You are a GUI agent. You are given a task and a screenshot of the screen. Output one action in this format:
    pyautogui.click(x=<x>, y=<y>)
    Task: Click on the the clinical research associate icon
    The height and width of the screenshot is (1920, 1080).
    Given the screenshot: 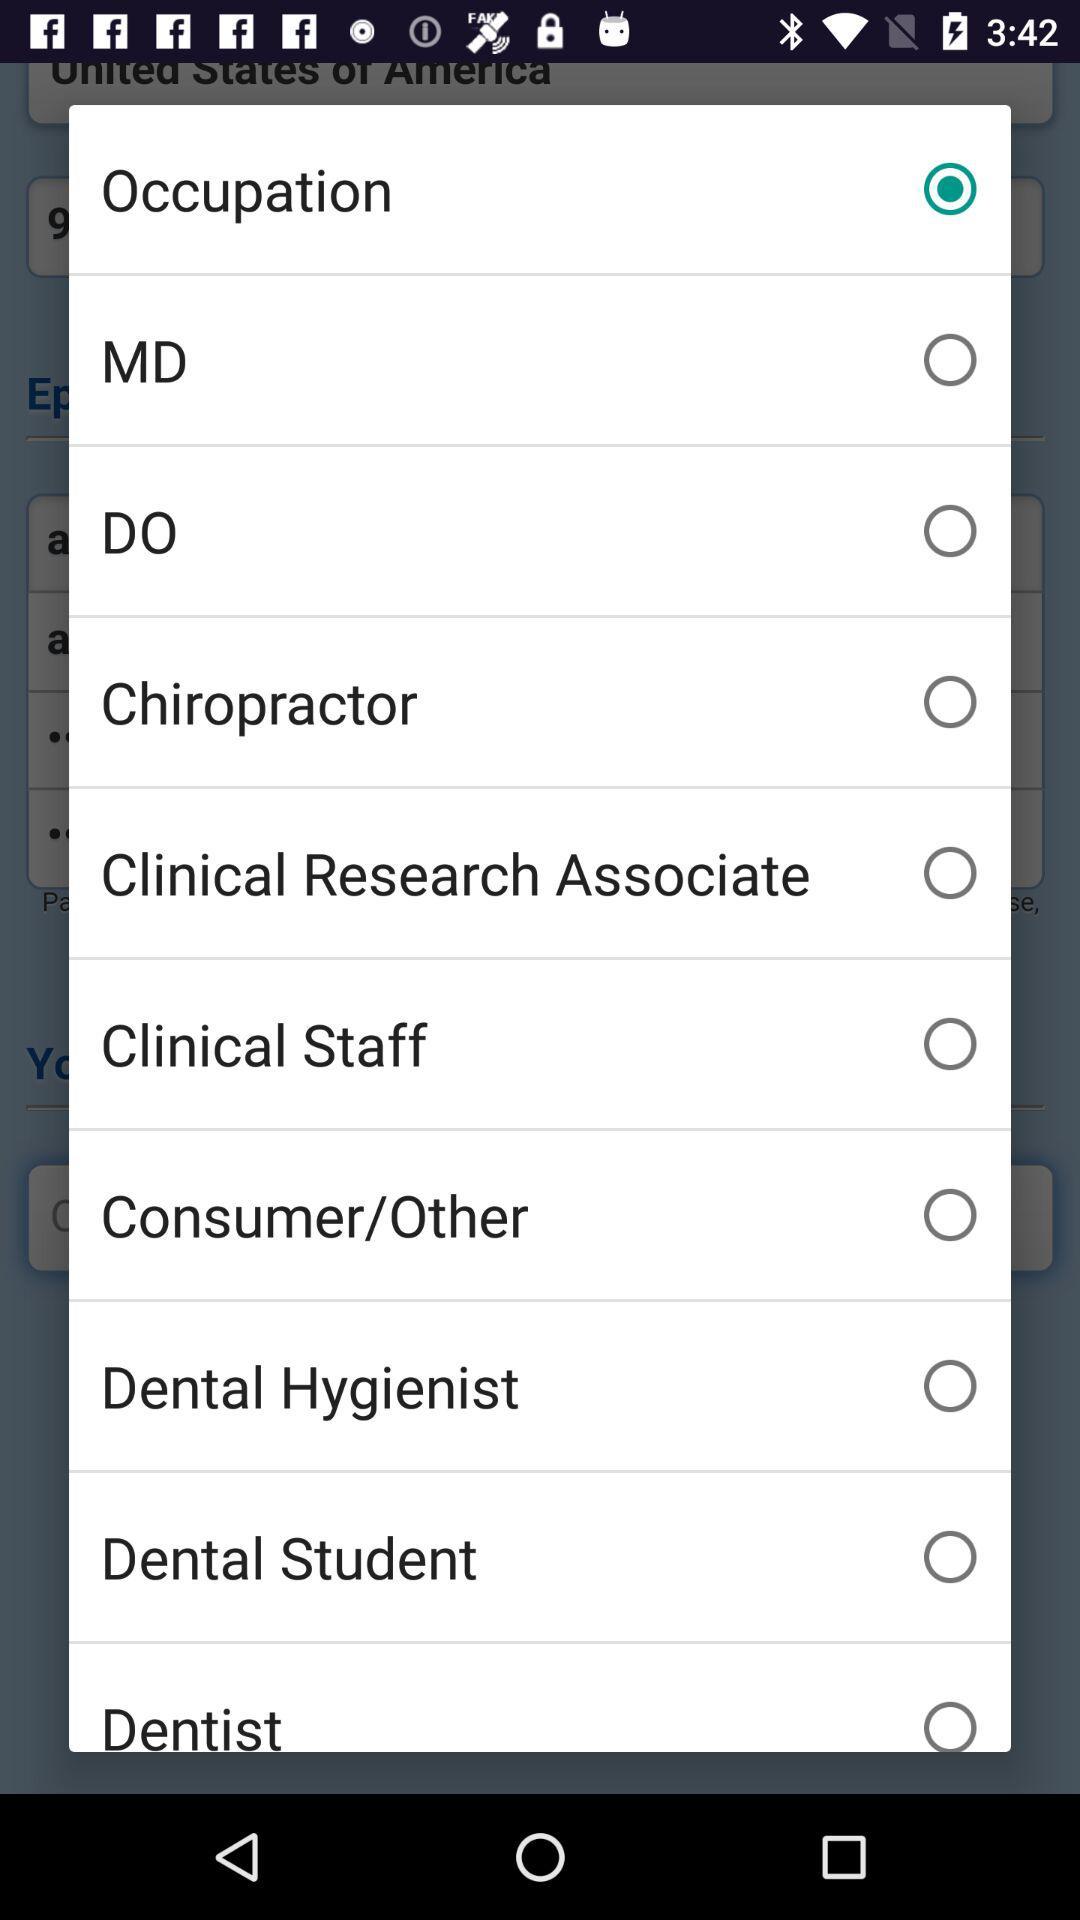 What is the action you would take?
    pyautogui.click(x=540, y=873)
    